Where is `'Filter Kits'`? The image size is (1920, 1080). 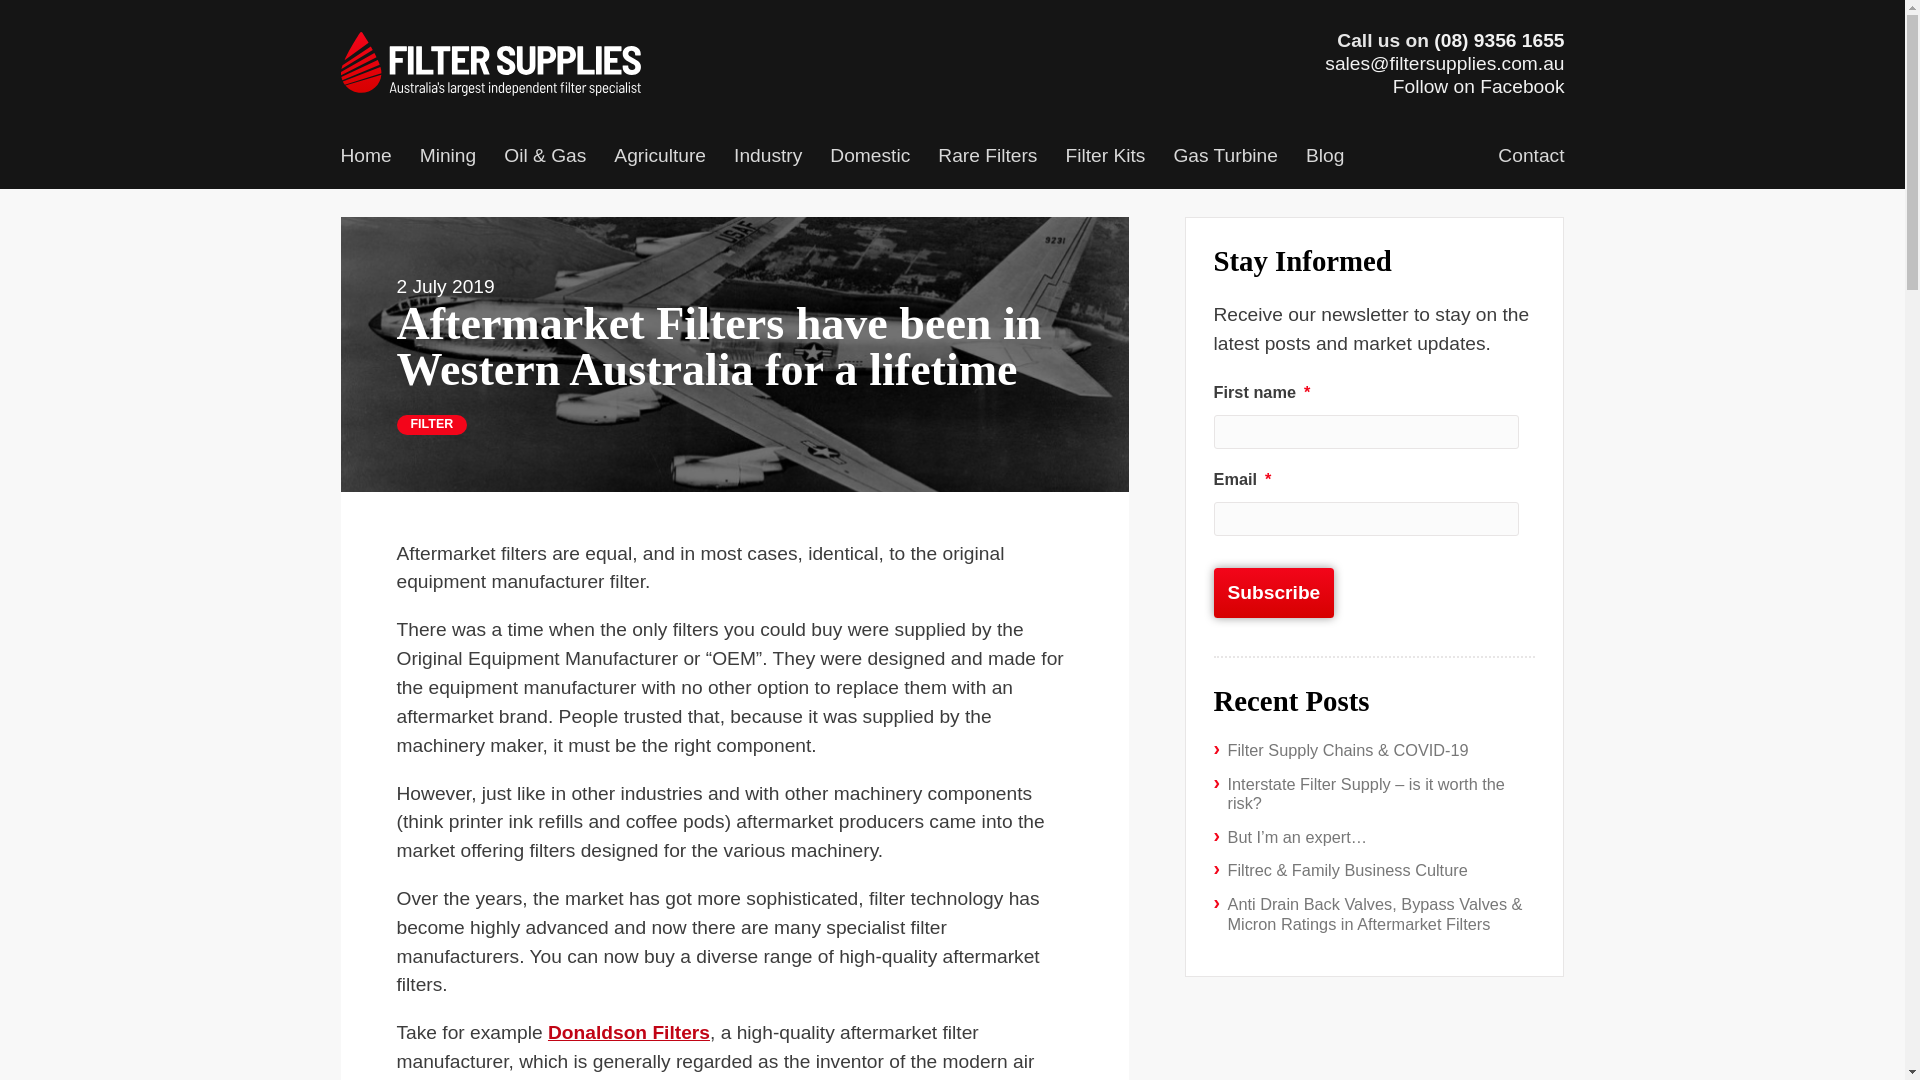
'Filter Kits' is located at coordinates (1103, 157).